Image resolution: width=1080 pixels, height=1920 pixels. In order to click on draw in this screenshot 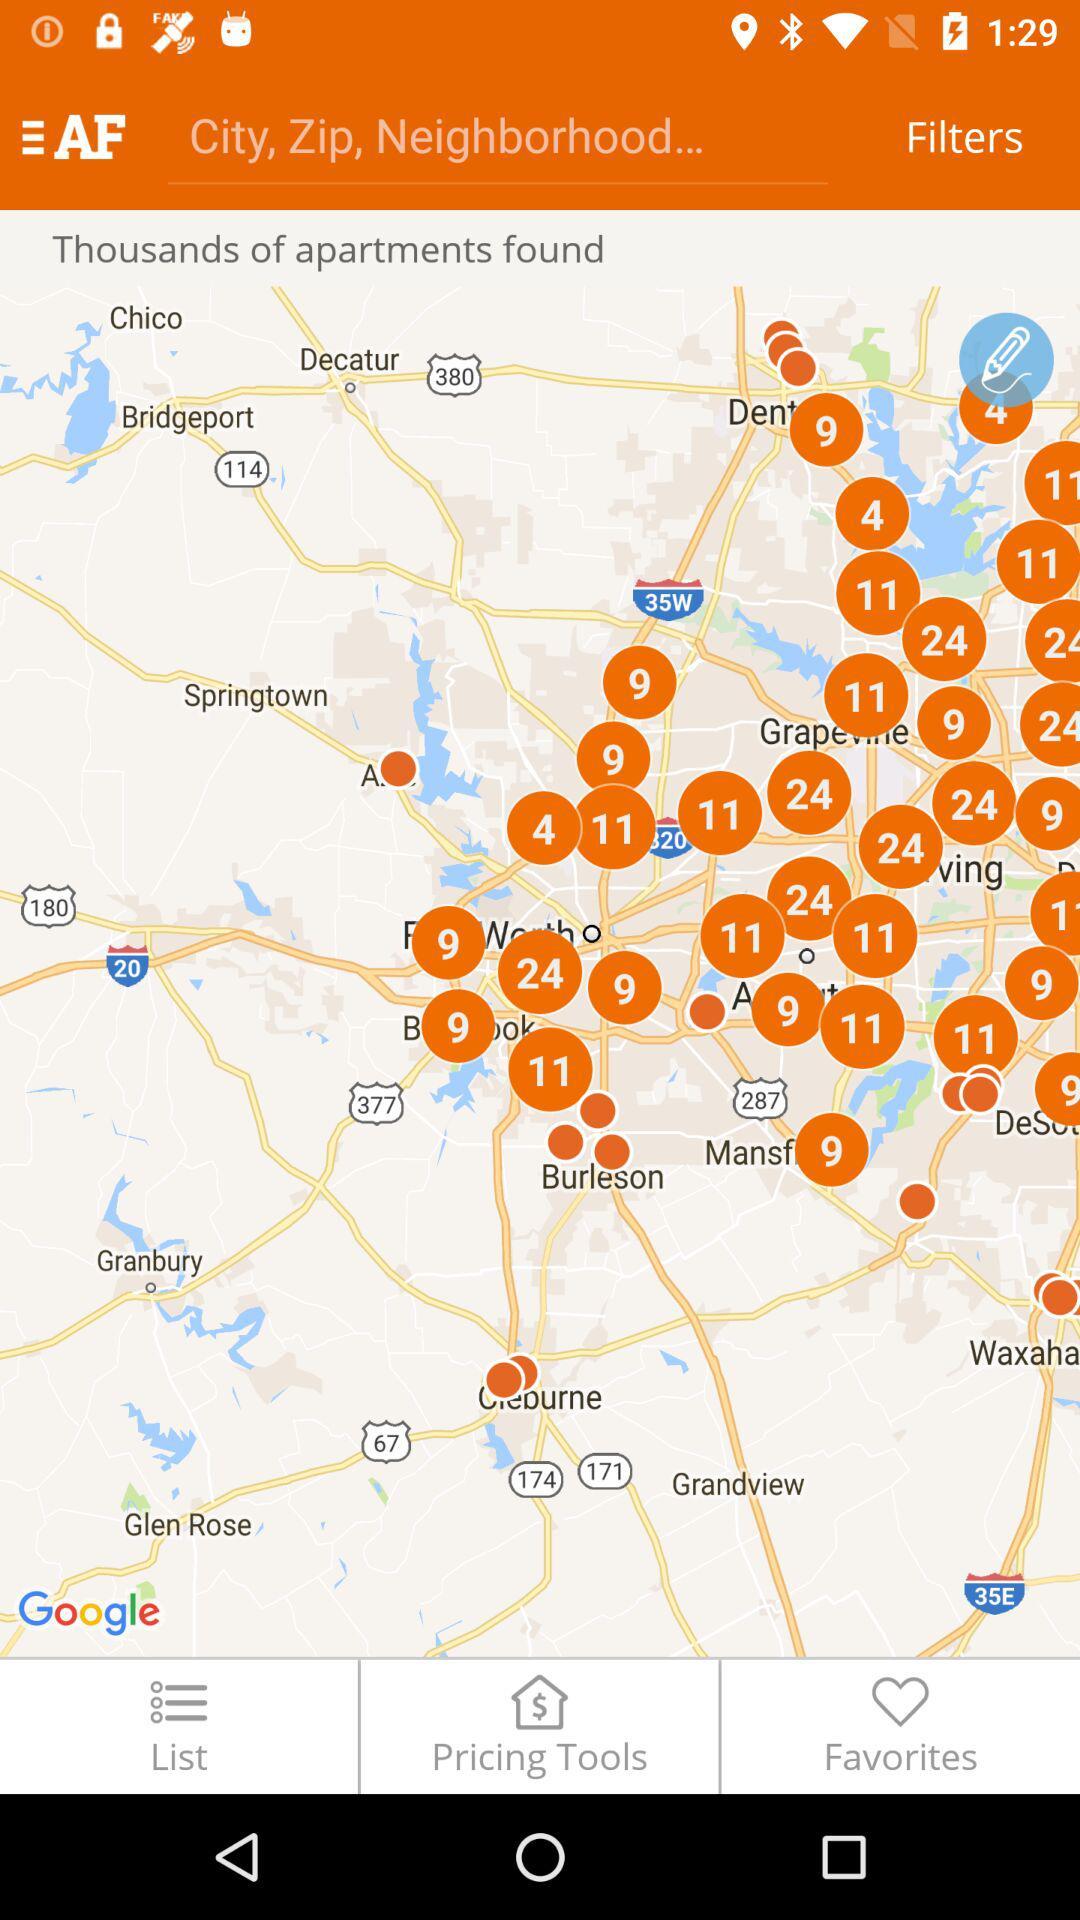, I will do `click(1006, 360)`.